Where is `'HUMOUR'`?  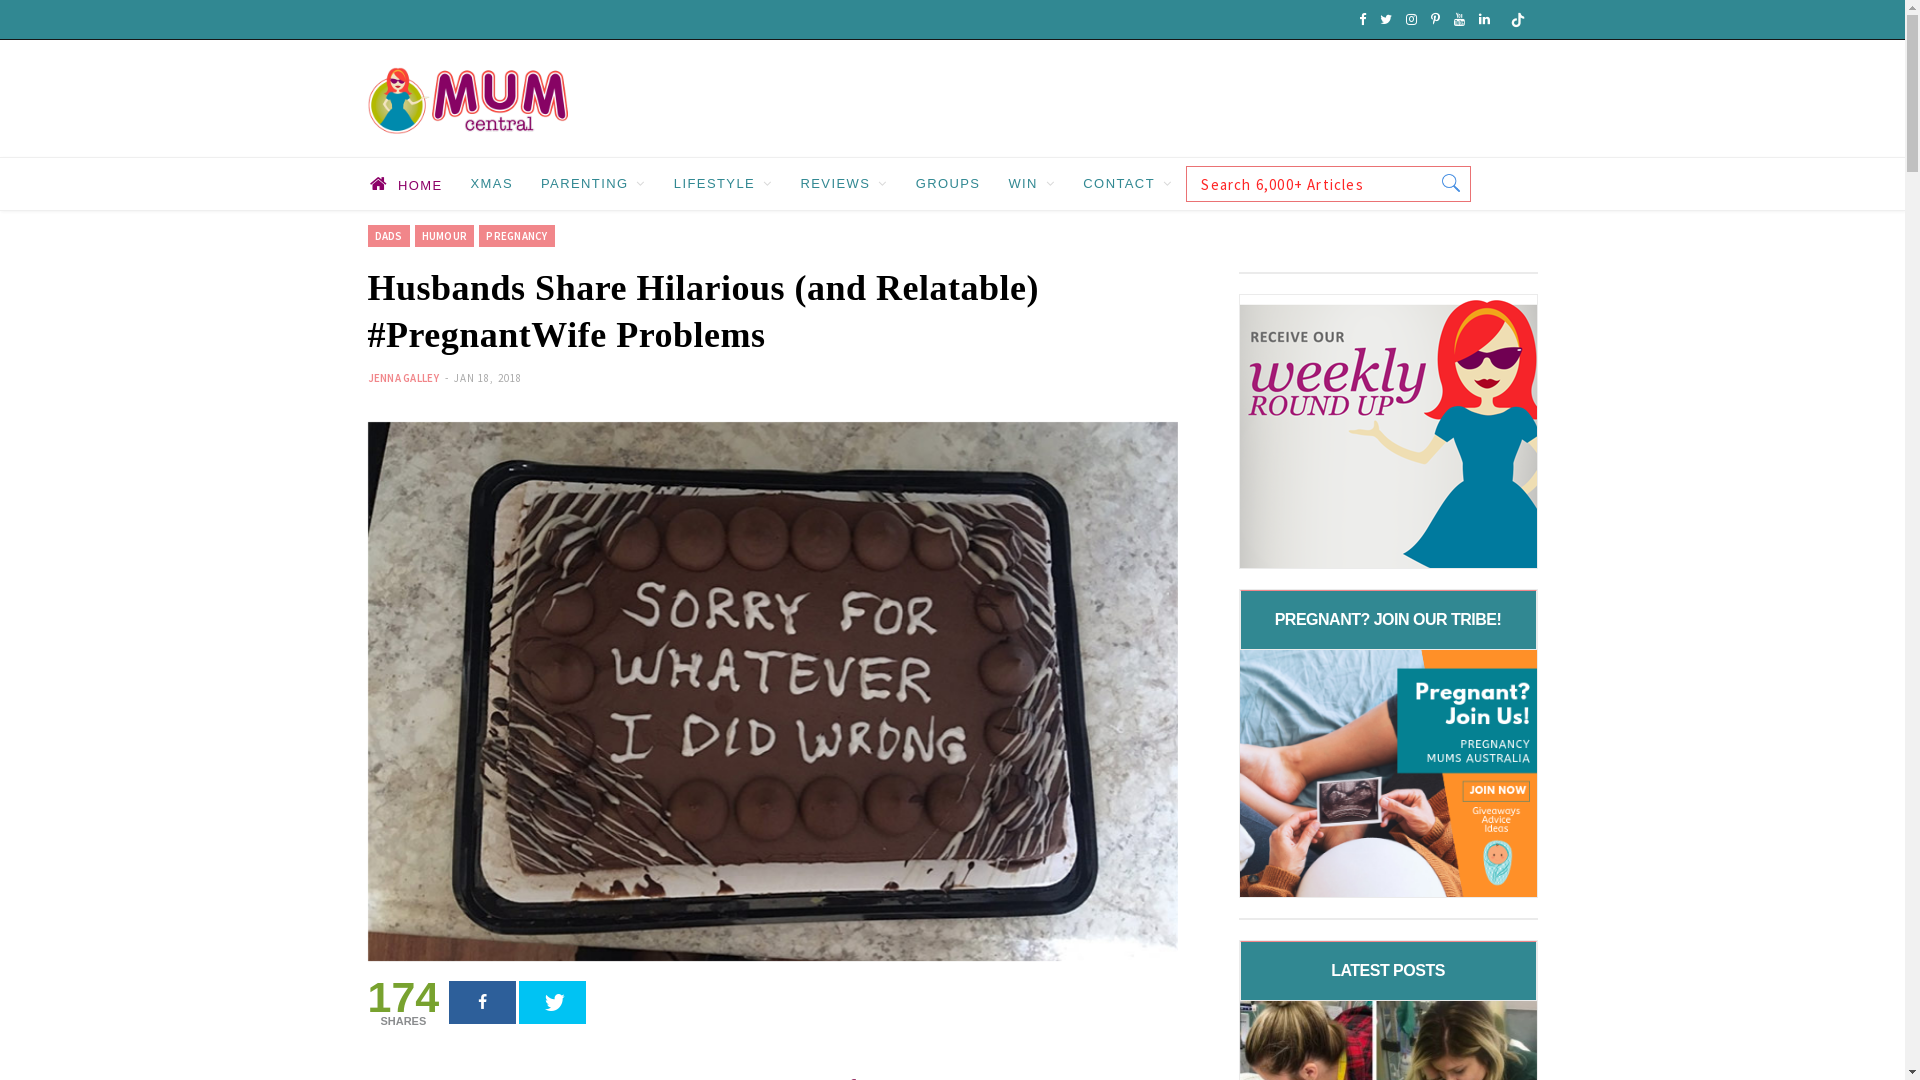 'HUMOUR' is located at coordinates (444, 234).